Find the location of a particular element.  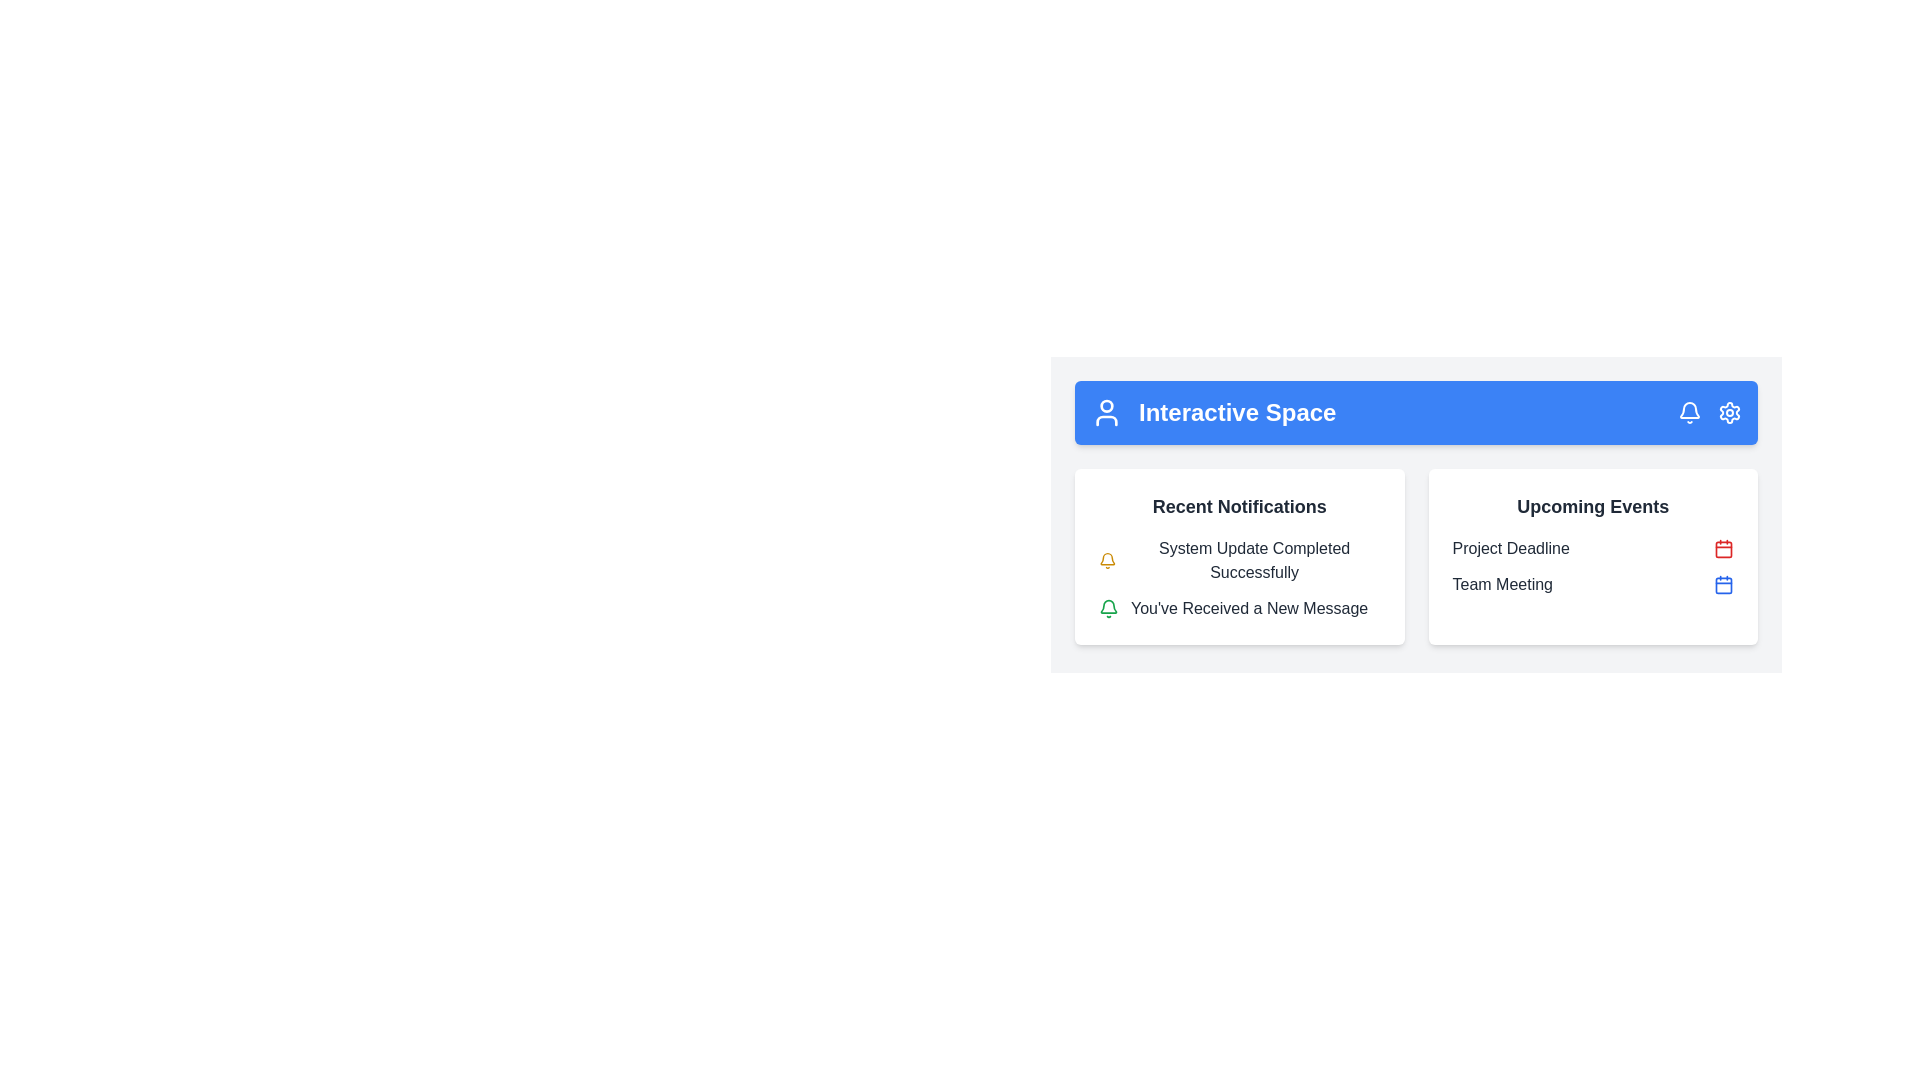

the decorative icon located in the 'Upcoming Events' section, aligned to the far right of the text 'Project Deadline' is located at coordinates (1722, 548).